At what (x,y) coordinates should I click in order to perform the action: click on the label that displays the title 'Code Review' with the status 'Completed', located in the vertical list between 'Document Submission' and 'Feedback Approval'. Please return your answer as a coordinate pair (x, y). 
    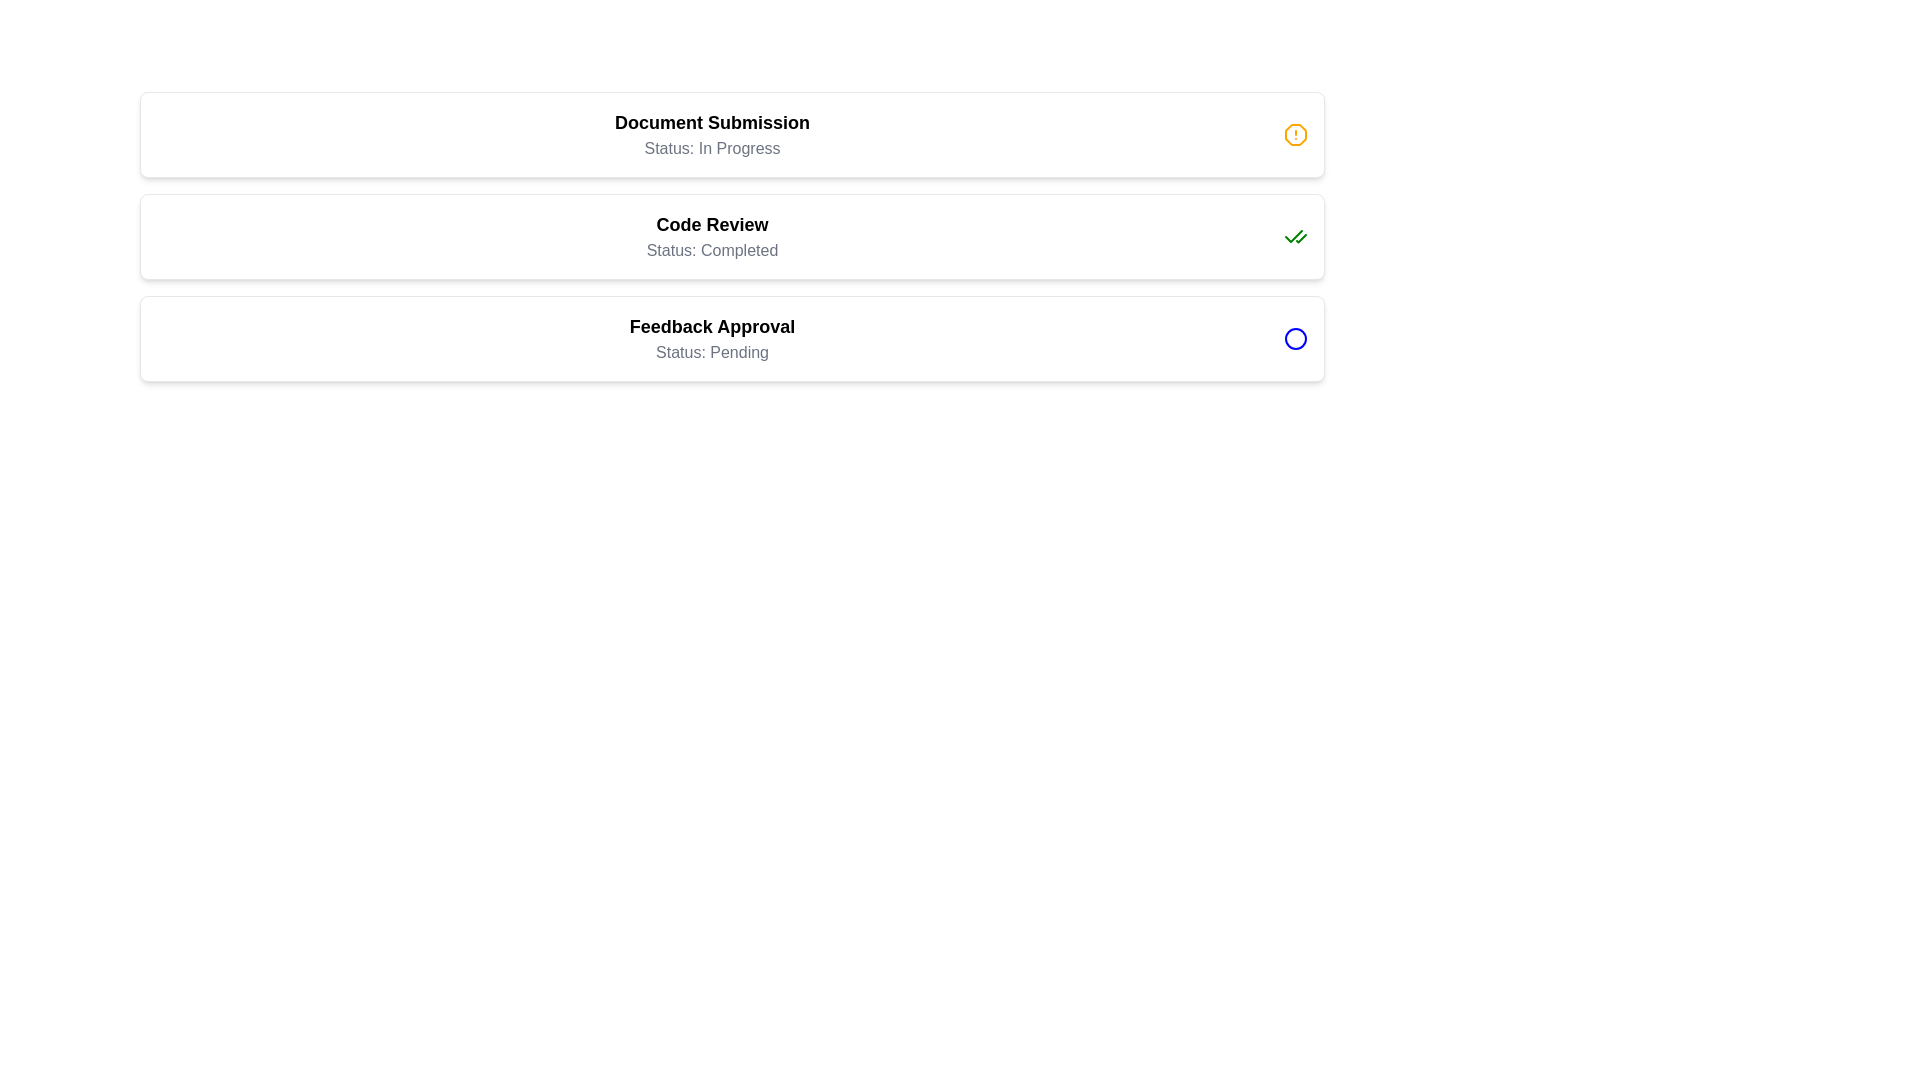
    Looking at the image, I should click on (712, 235).